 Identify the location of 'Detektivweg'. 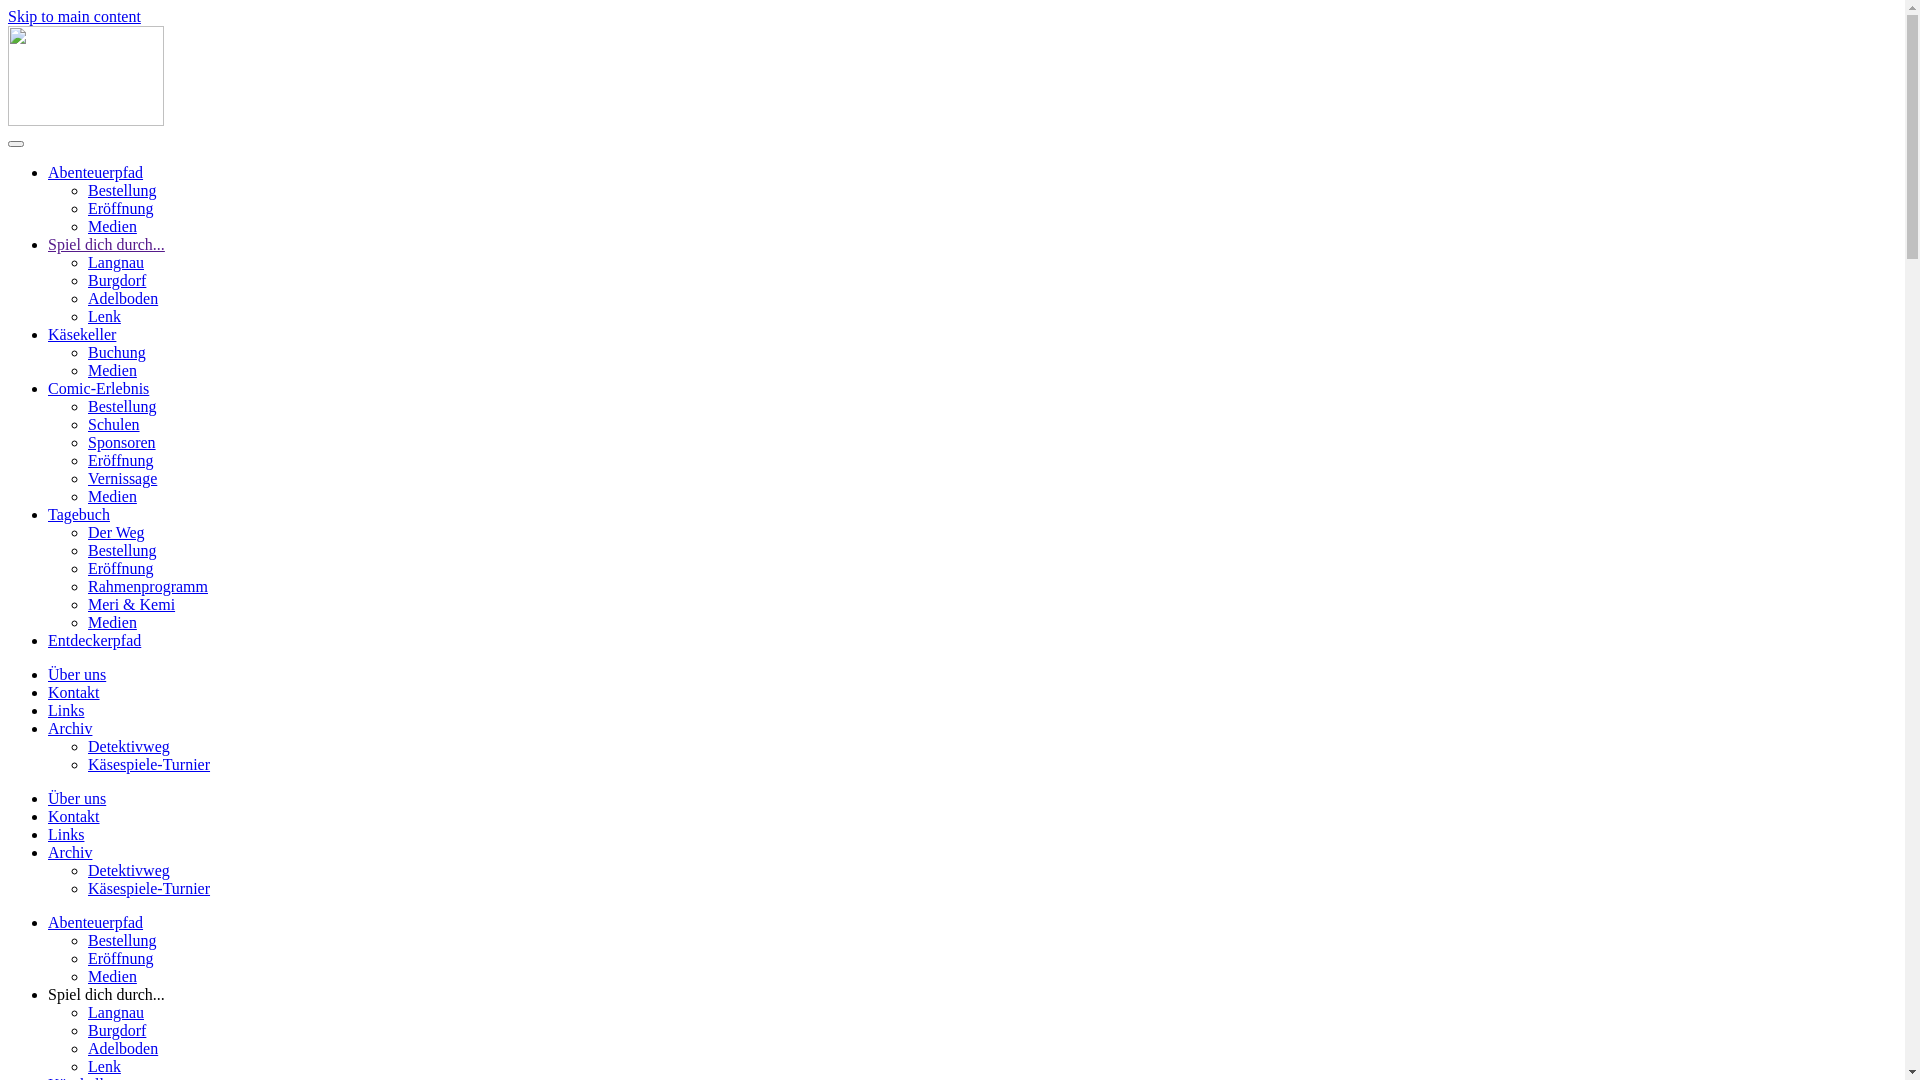
(128, 746).